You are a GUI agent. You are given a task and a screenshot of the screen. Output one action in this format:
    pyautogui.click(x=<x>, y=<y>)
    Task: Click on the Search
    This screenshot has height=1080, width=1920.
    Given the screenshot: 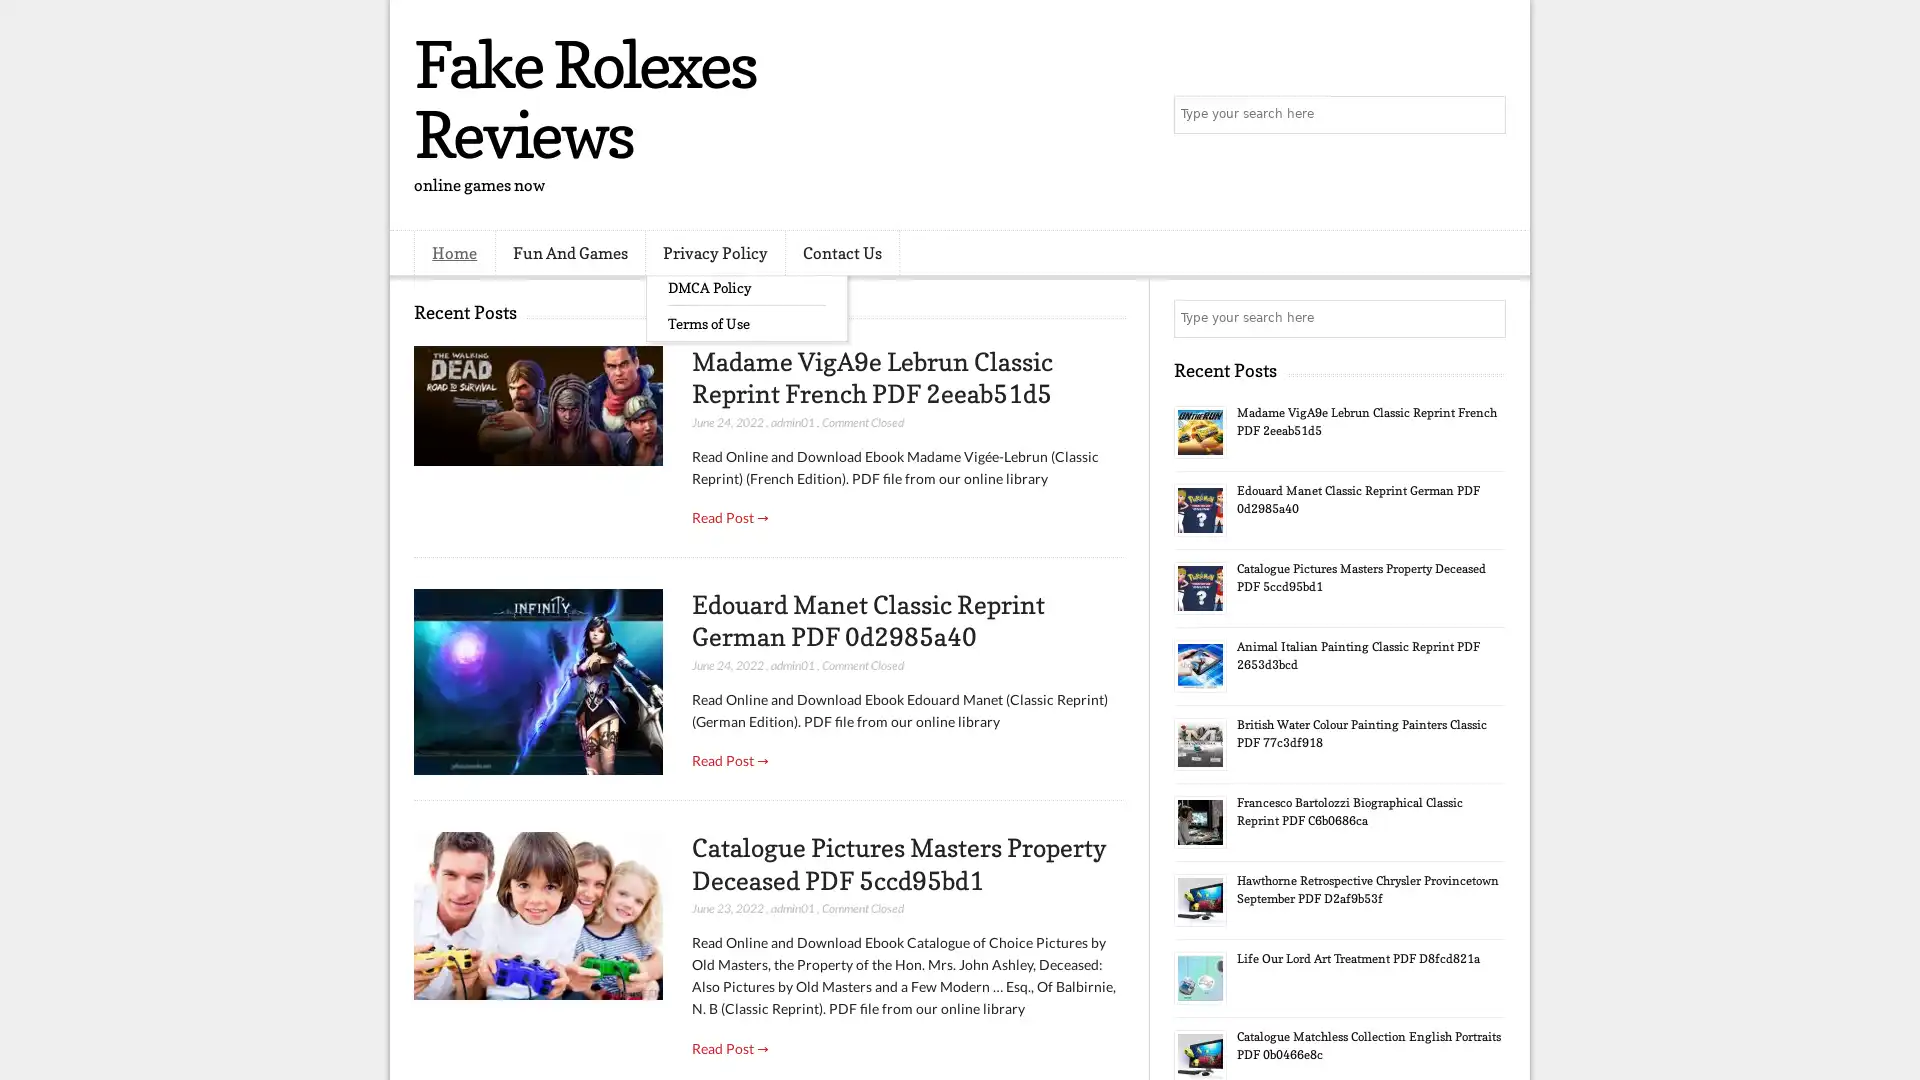 What is the action you would take?
    pyautogui.click(x=1485, y=318)
    